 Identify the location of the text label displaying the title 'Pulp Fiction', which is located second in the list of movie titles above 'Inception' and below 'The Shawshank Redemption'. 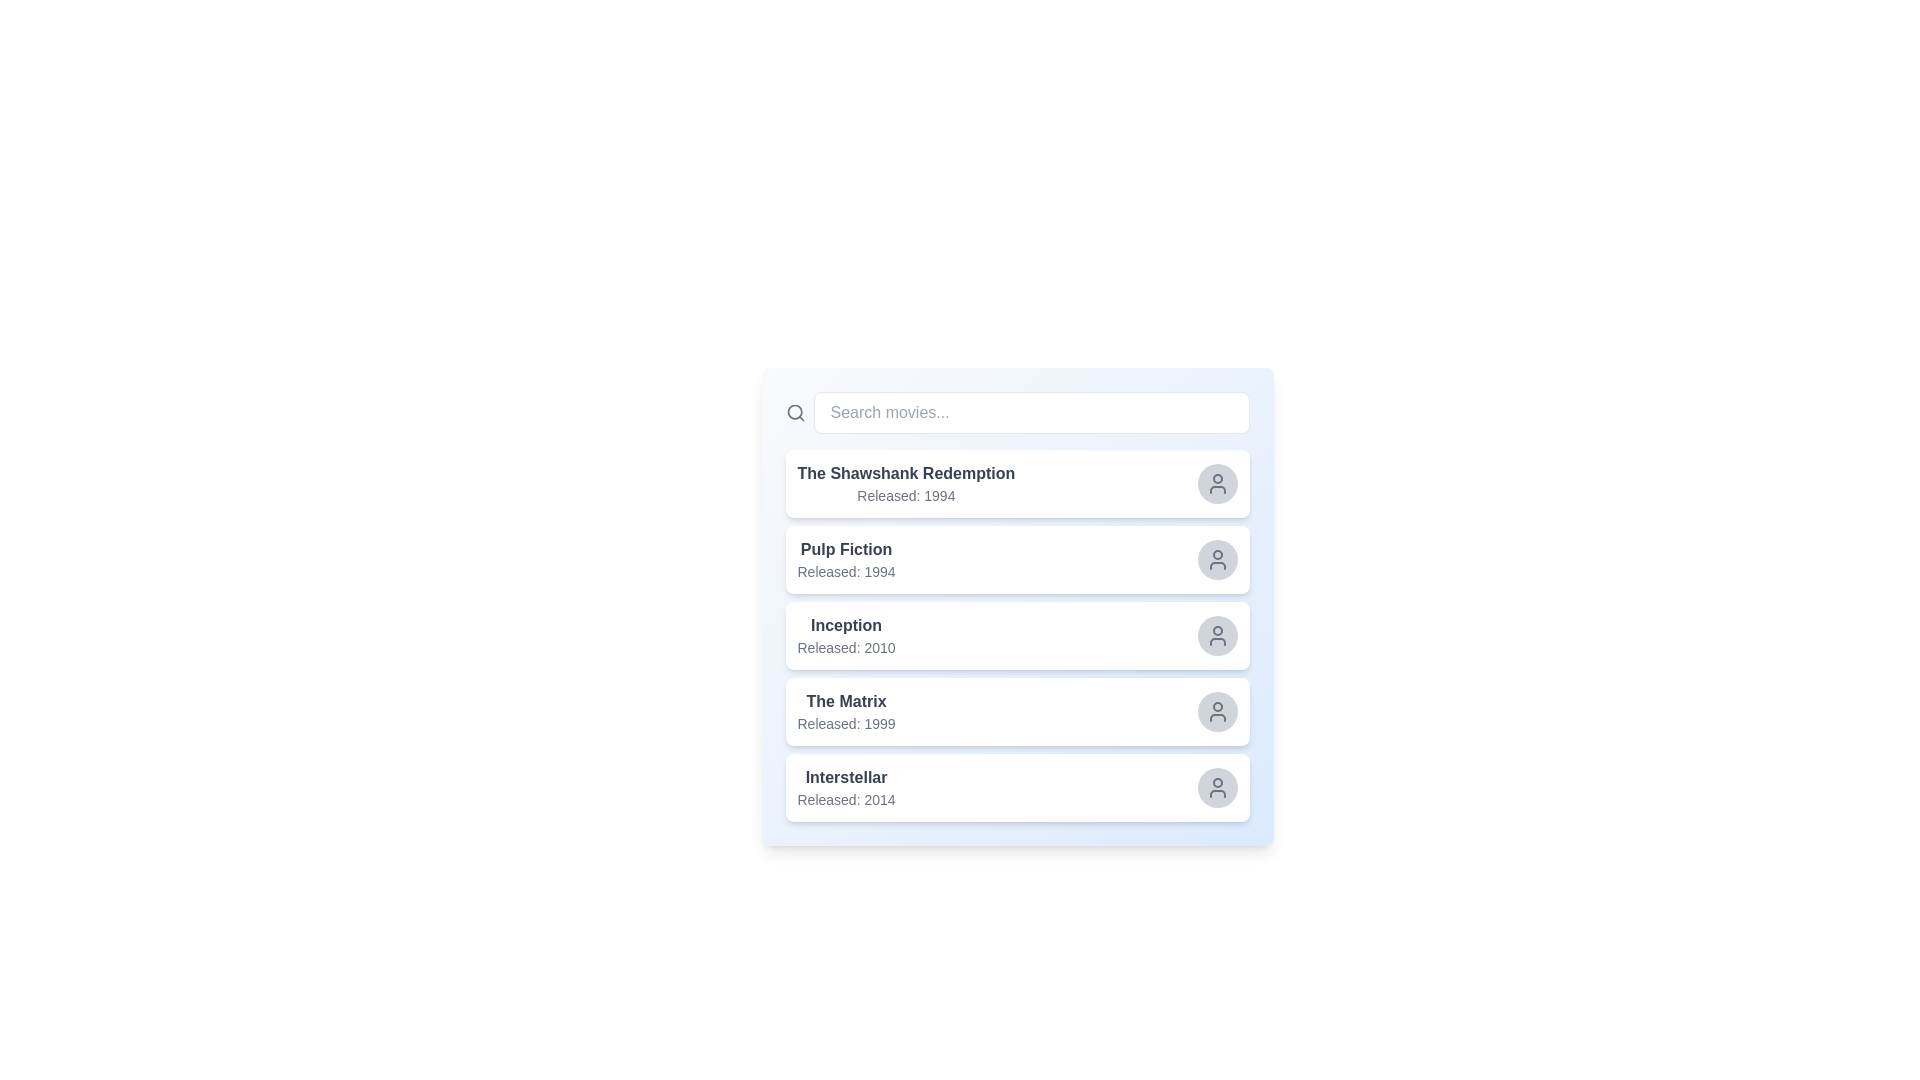
(846, 550).